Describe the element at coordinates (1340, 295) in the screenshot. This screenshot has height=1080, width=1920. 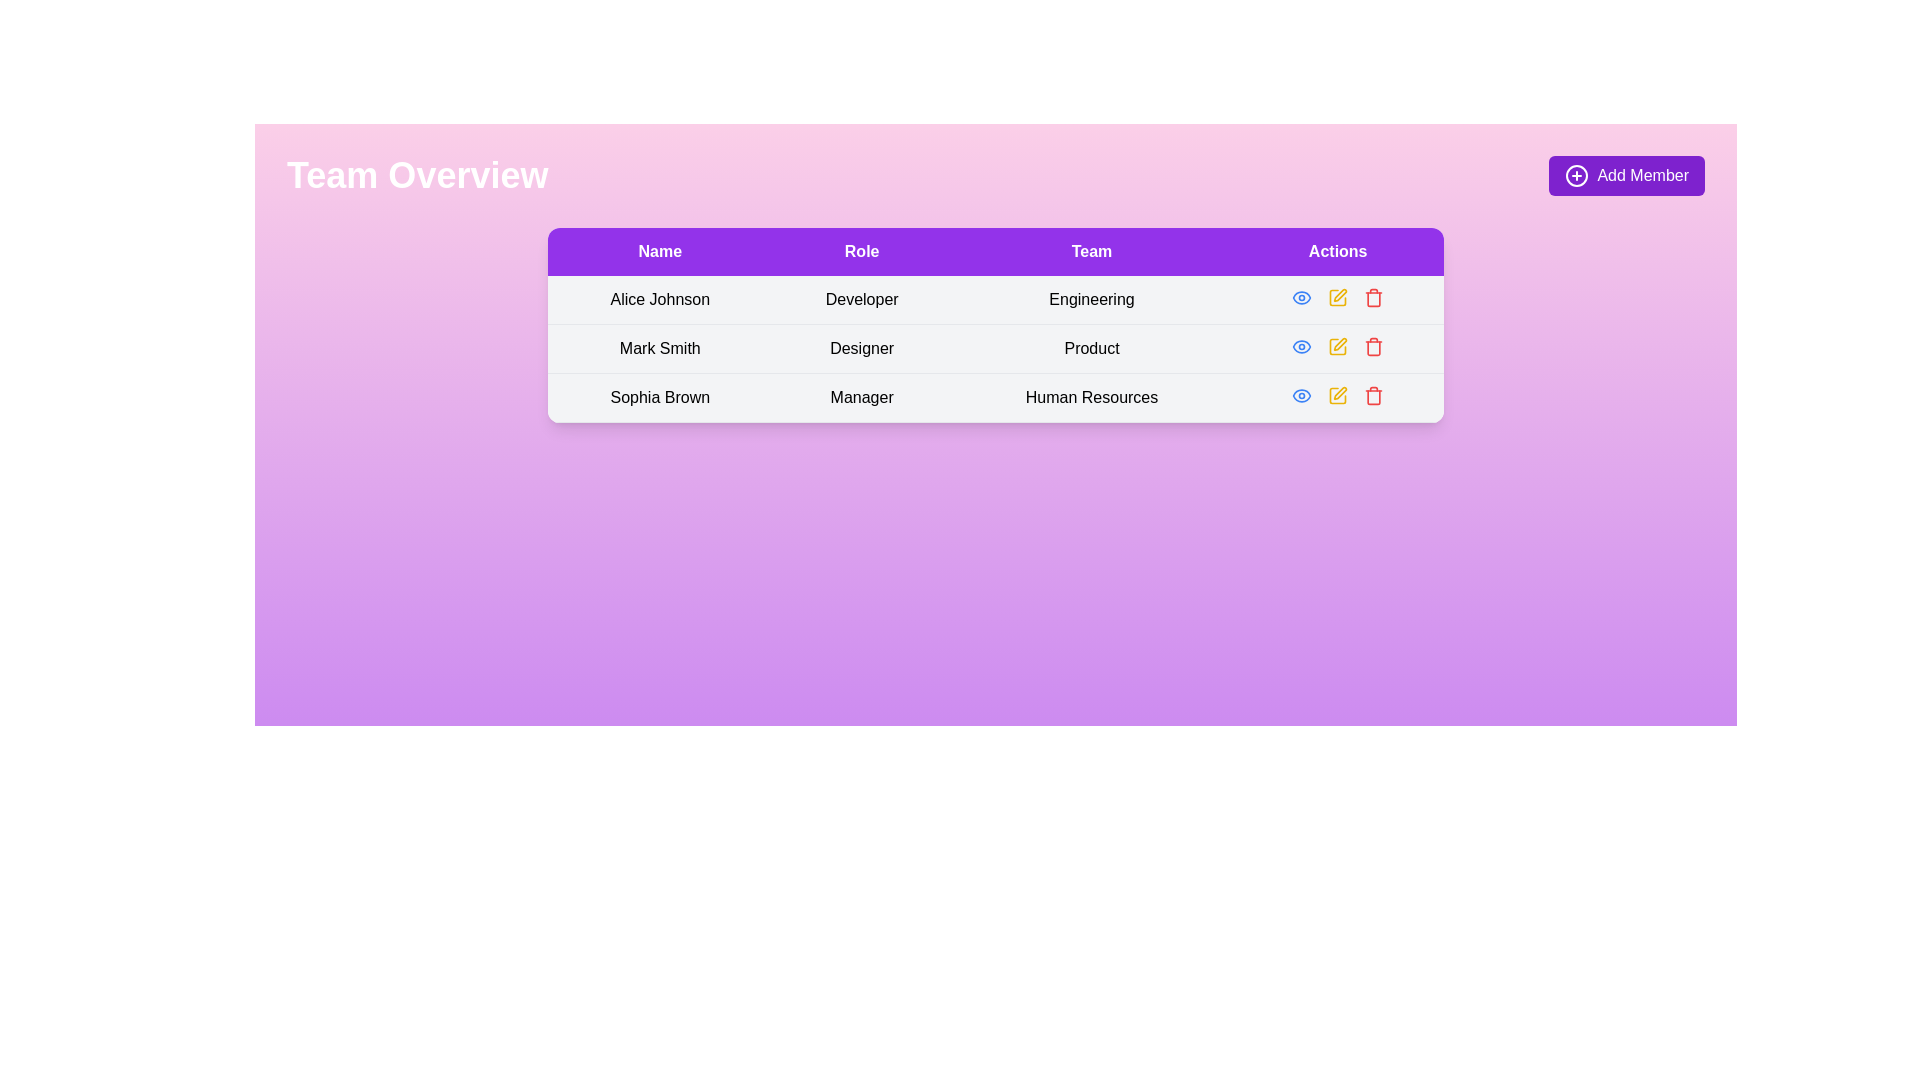
I see `the editing icon in the 'Actions' column of the table for 'Alice Johnson'` at that location.